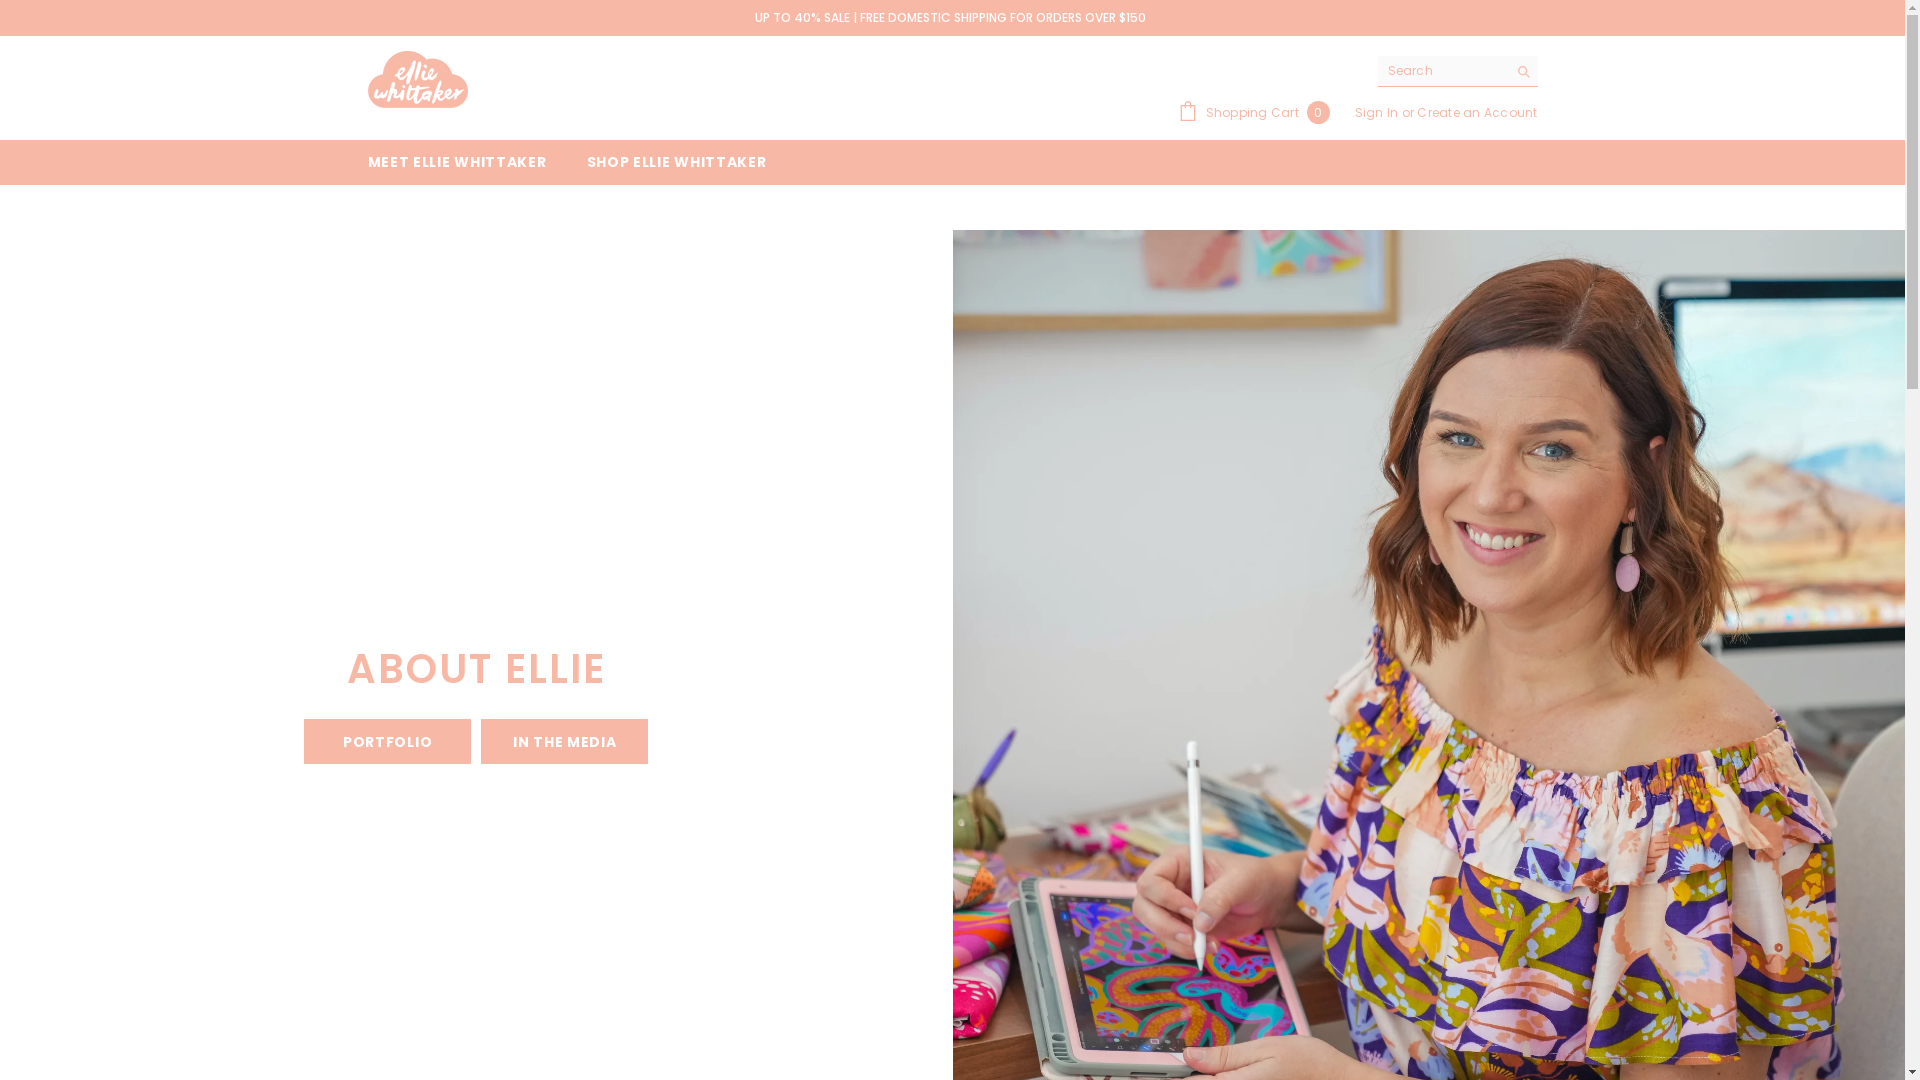  Describe the element at coordinates (456, 161) in the screenshot. I see `'MEET ELLIE WHITTAKER'` at that location.